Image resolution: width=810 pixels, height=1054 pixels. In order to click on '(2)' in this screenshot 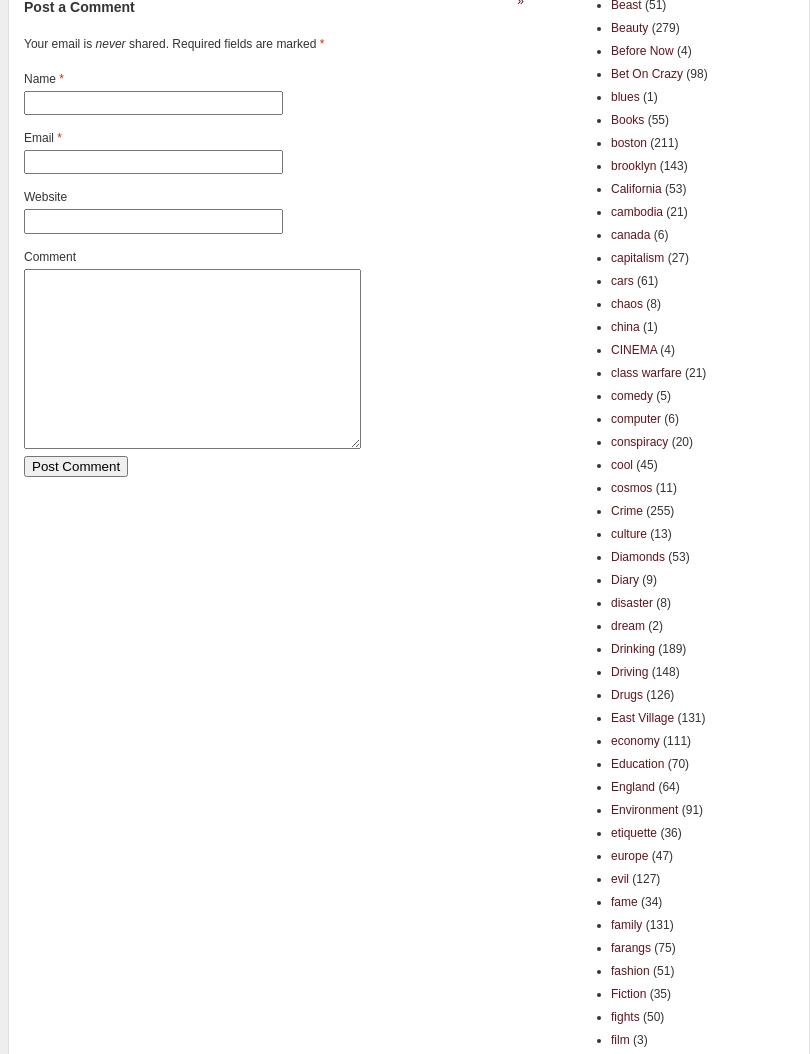, I will do `click(652, 624)`.